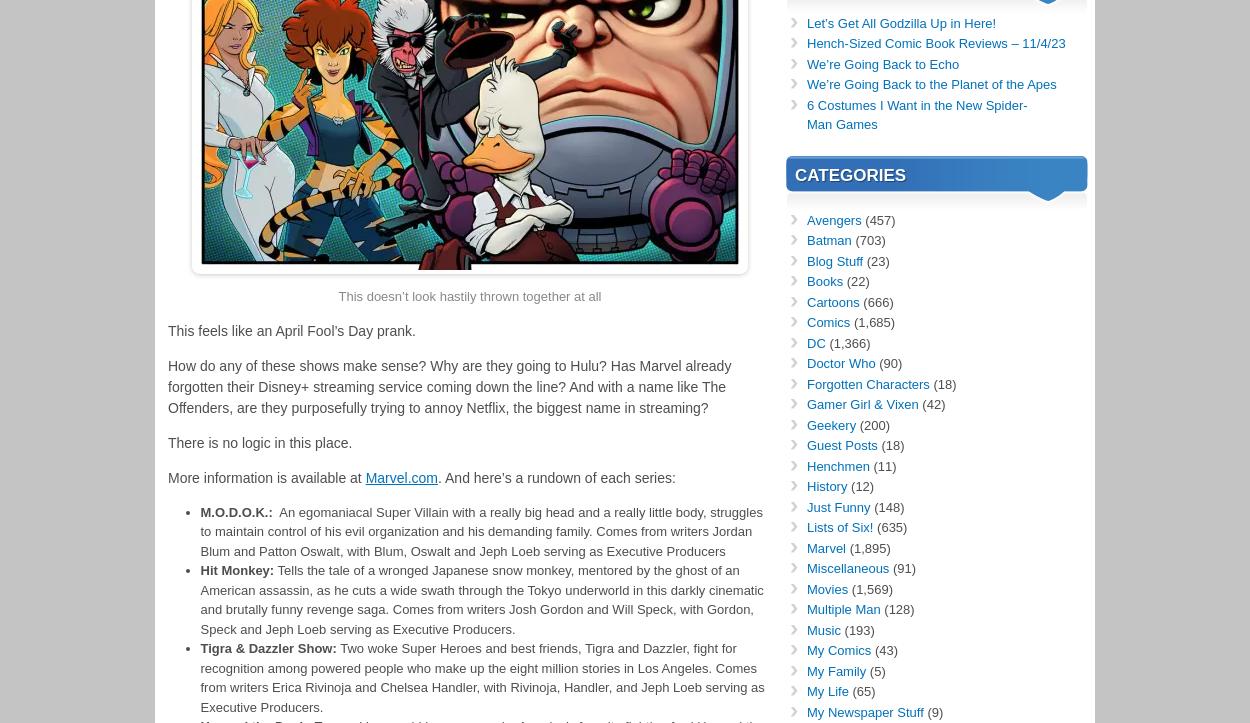  Describe the element at coordinates (936, 43) in the screenshot. I see `'Hench-Sized Comic Book Reviews – 11/4/23'` at that location.